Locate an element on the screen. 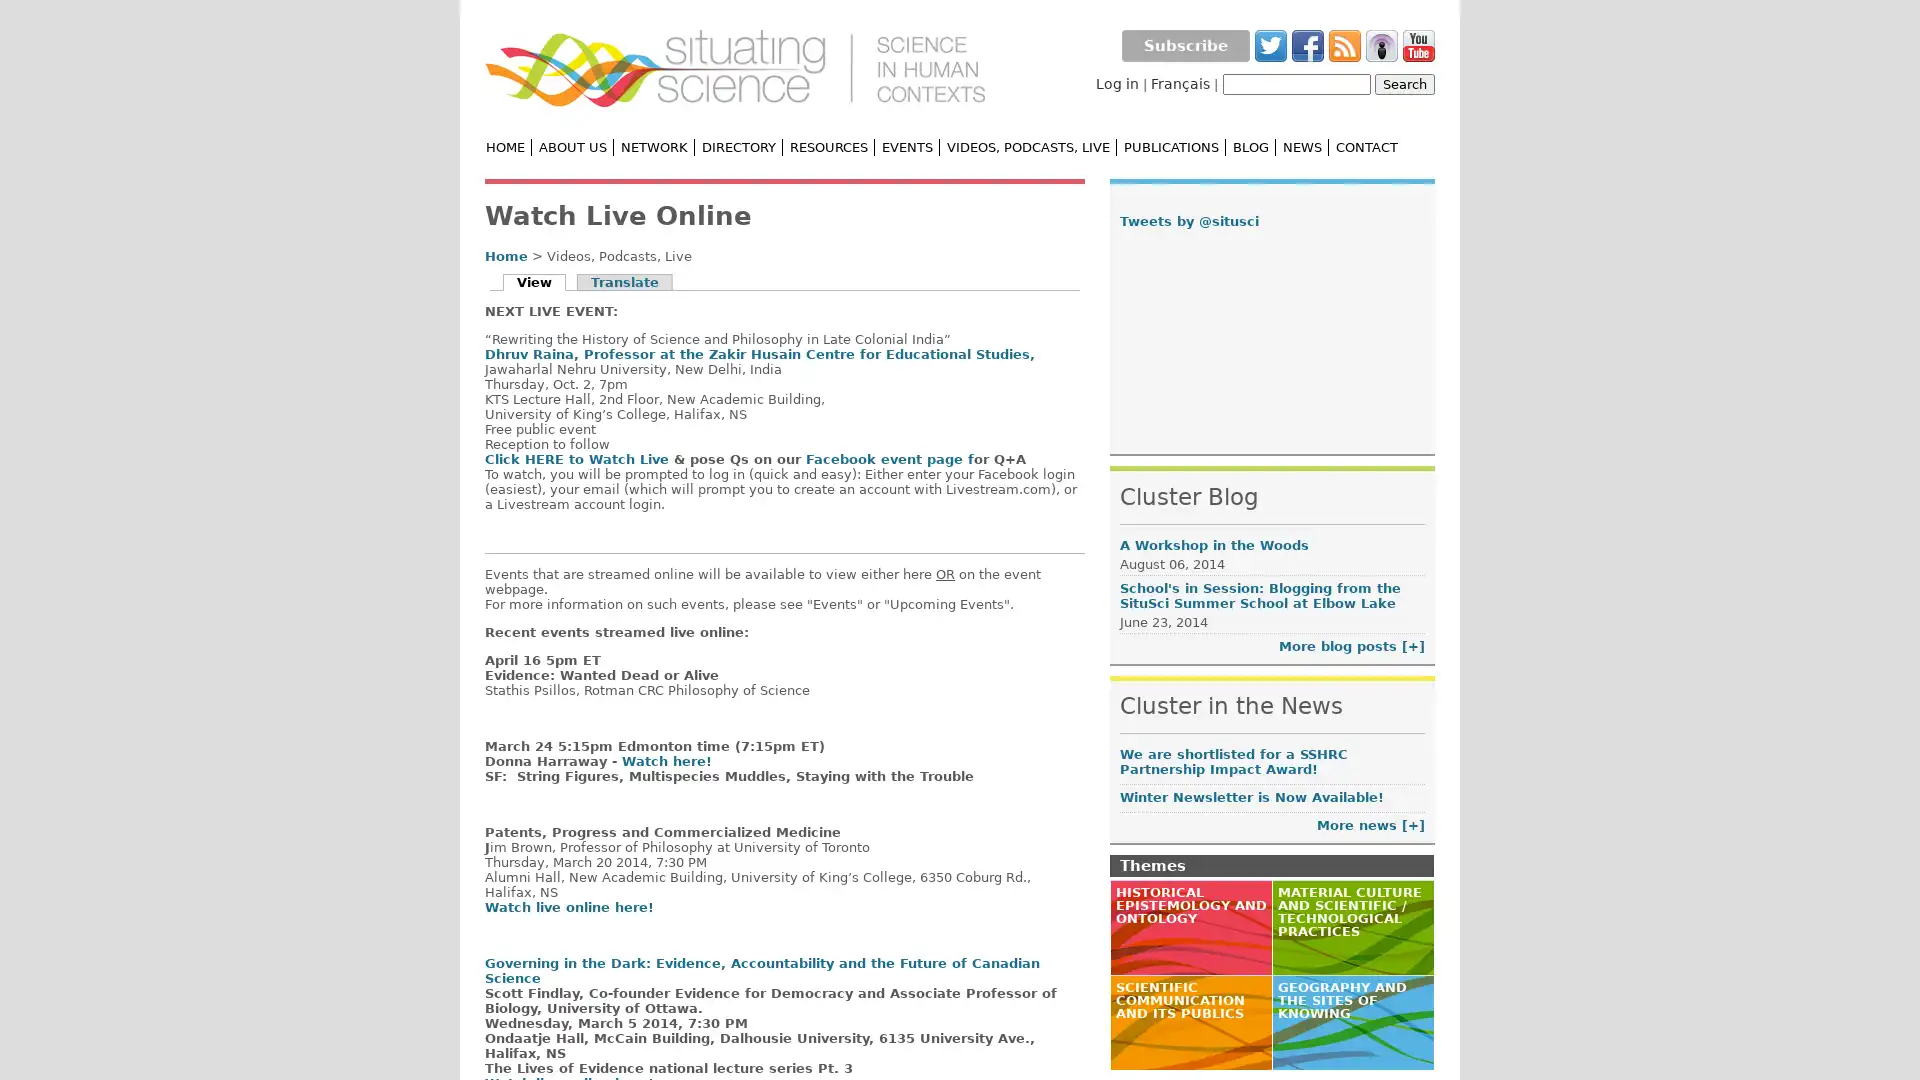 The image size is (1920, 1080). Search is located at coordinates (1404, 83).